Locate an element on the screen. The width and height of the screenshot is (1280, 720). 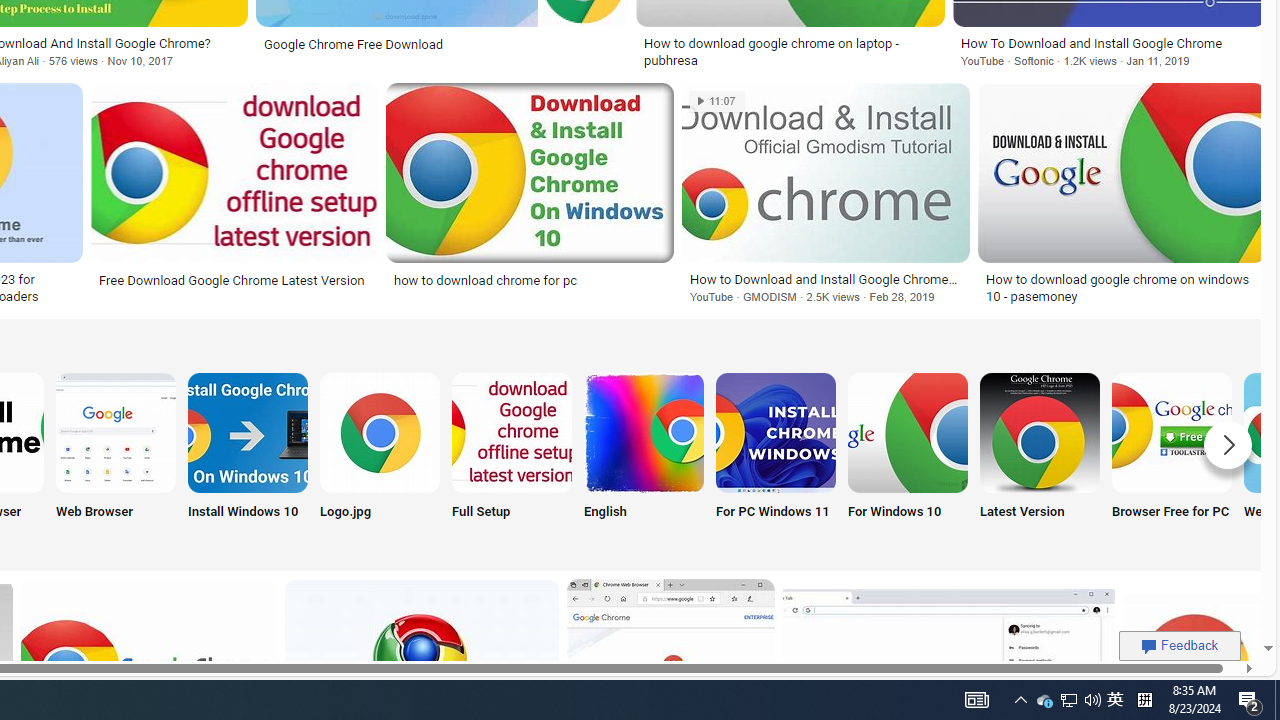
'Google Chrome Free Download' is located at coordinates (440, 44).